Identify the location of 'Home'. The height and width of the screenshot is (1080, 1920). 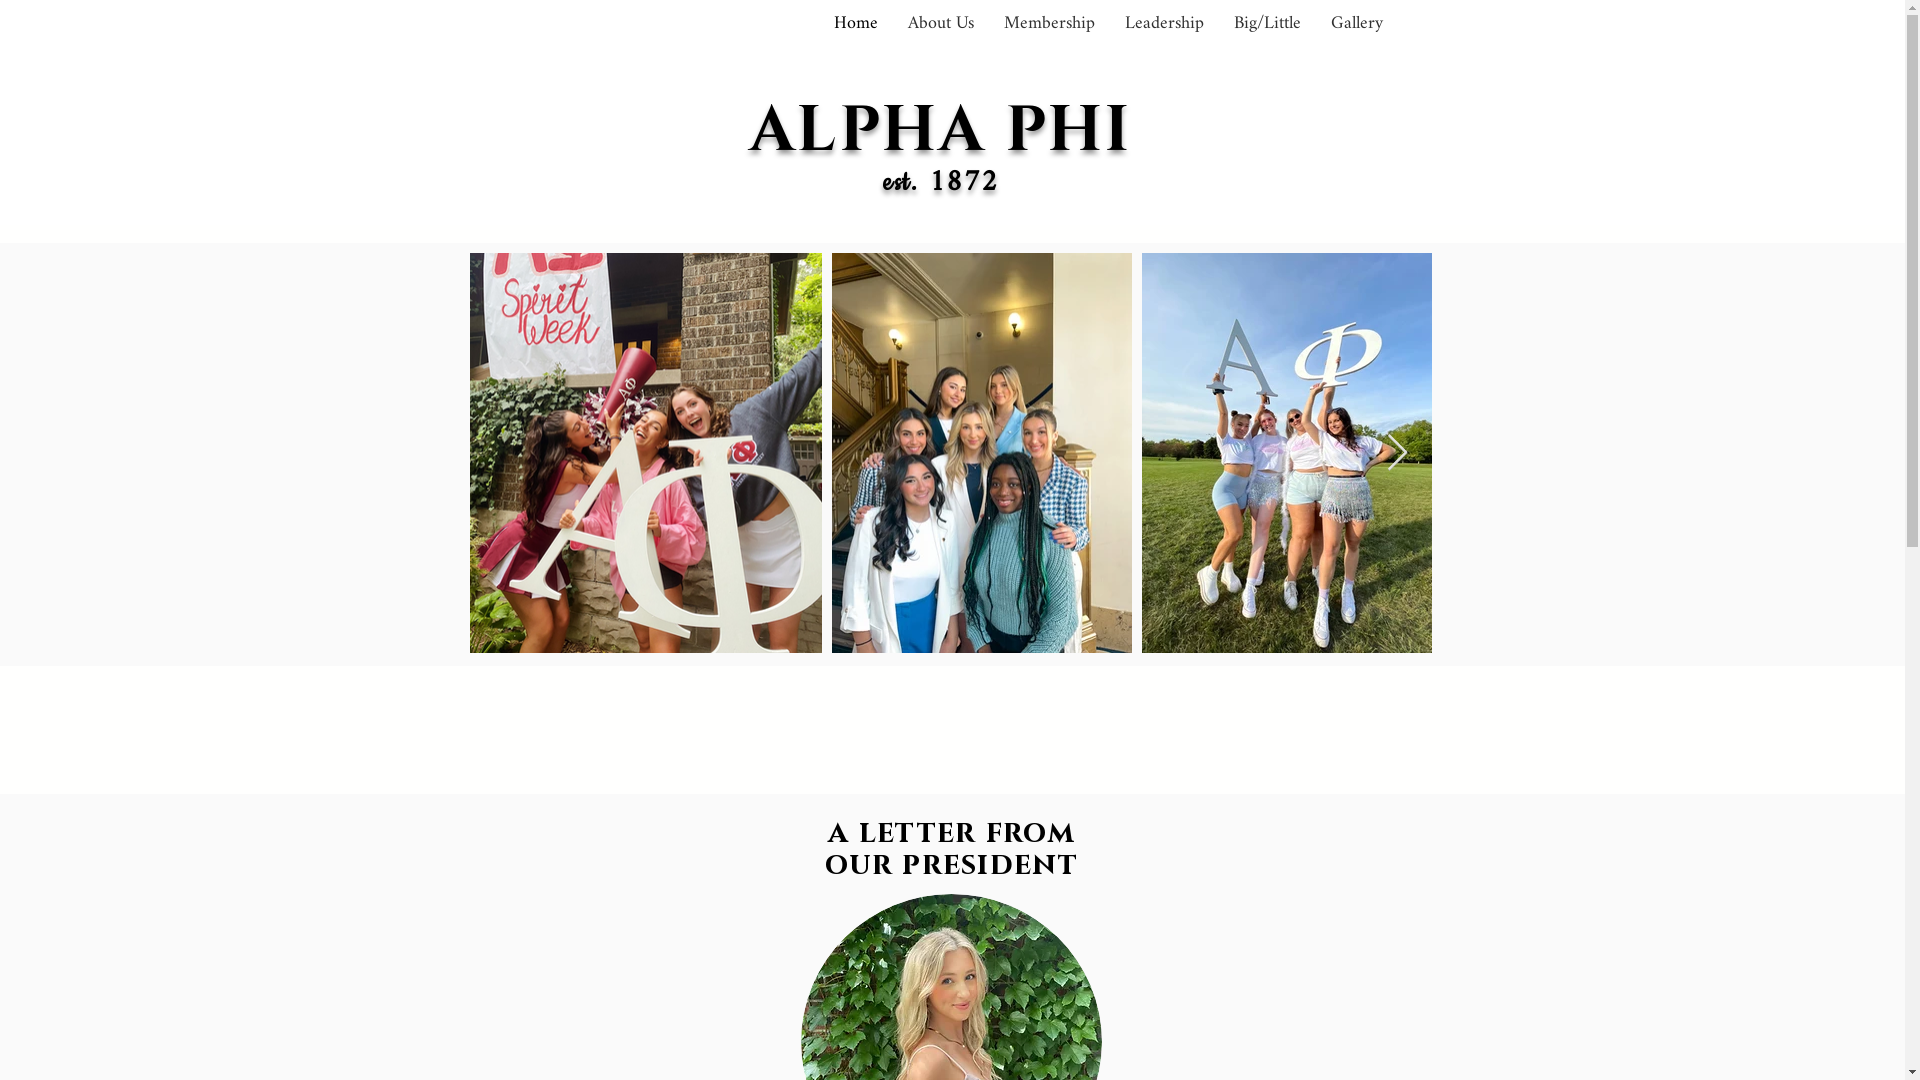
(854, 23).